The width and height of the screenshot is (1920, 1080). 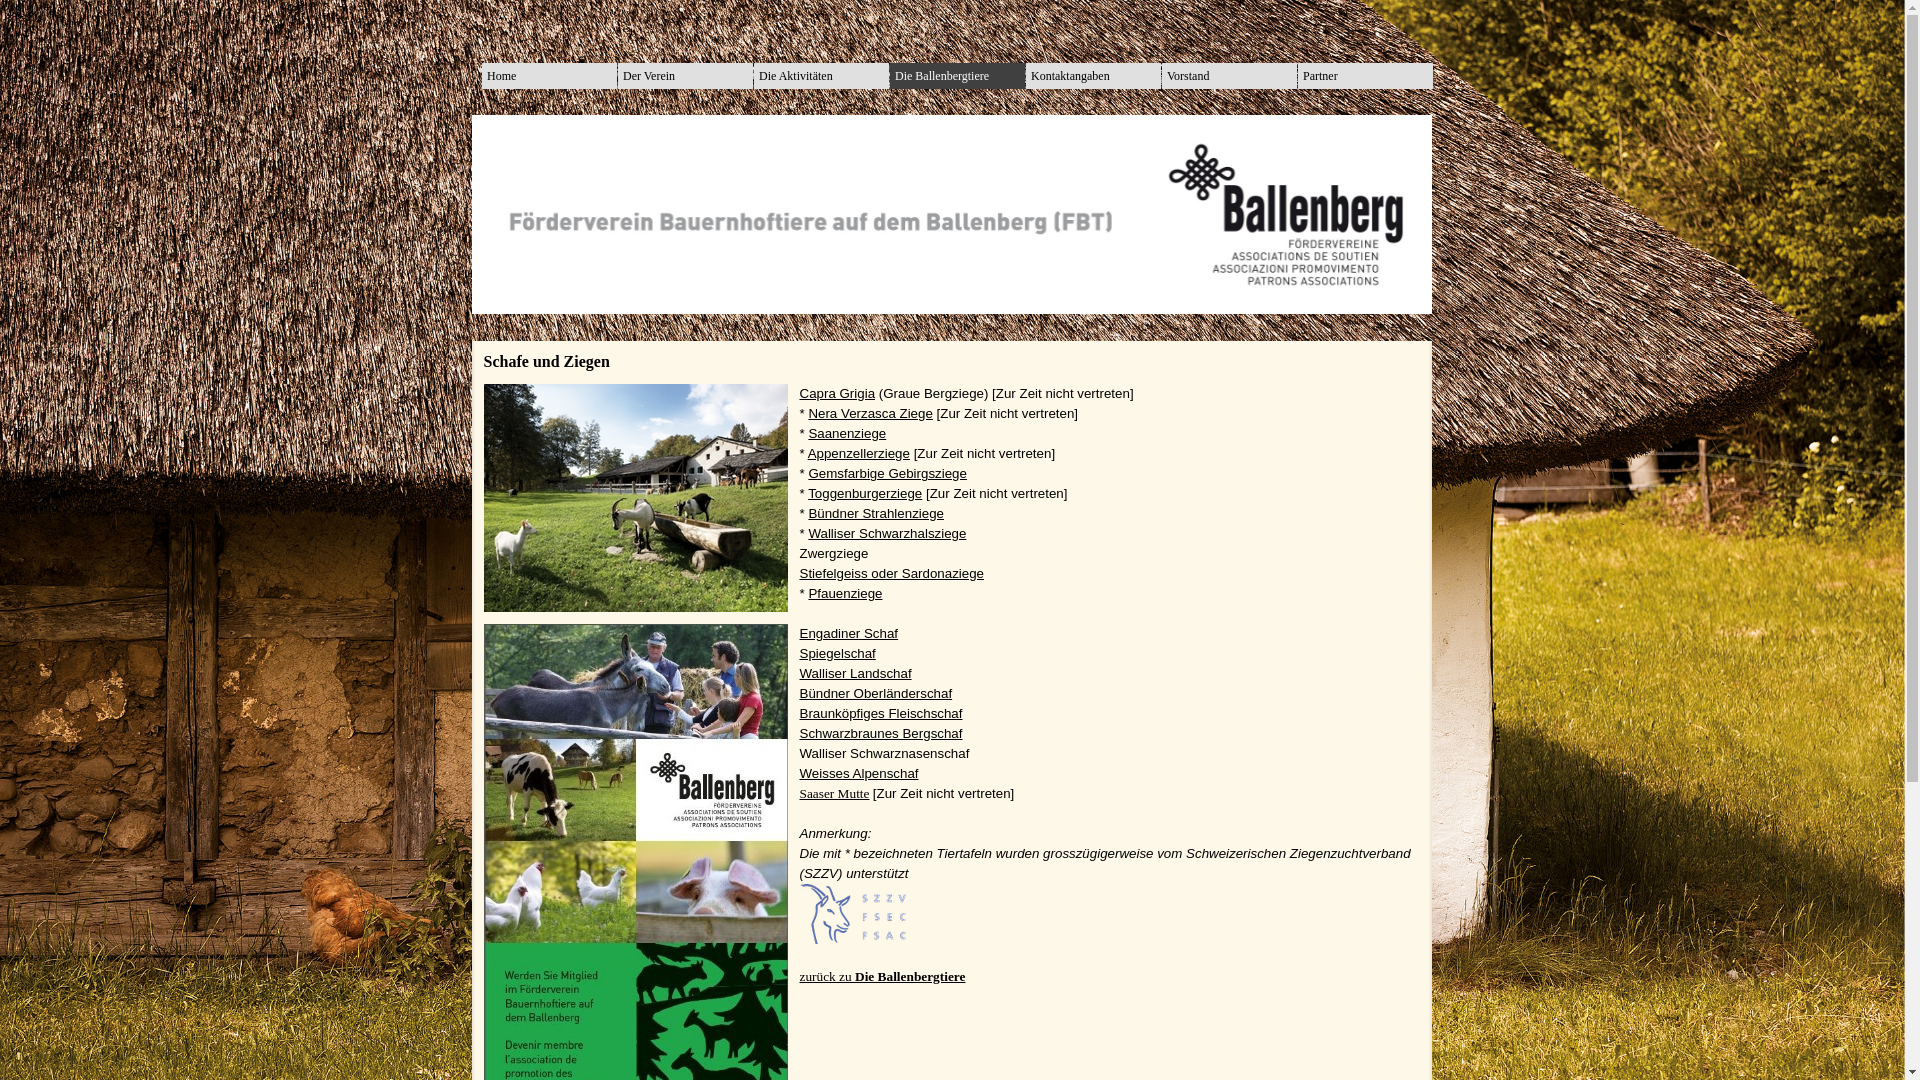 What do you see at coordinates (835, 792) in the screenshot?
I see `'Saaser Mutte'` at bounding box center [835, 792].